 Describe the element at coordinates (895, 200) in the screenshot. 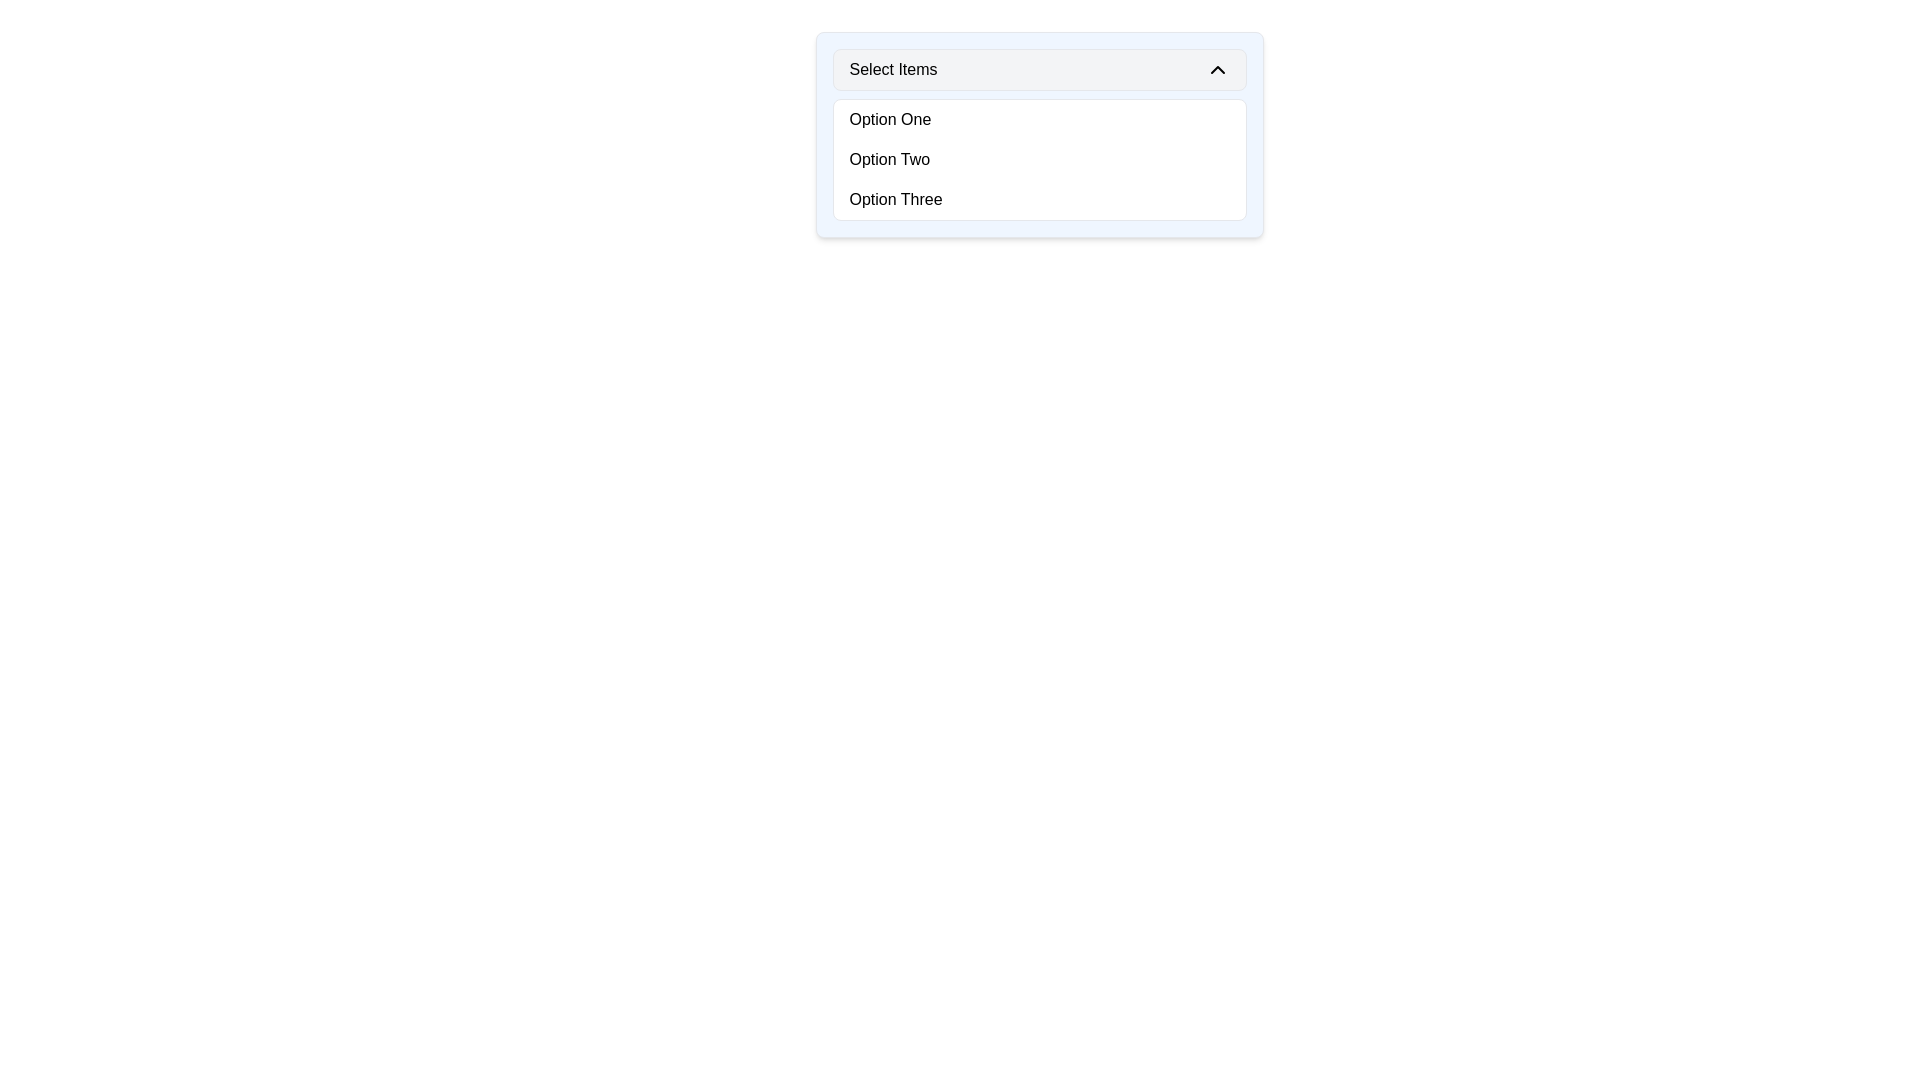

I see `the third option in the dropdown menu that is selectable and may trigger an action` at that location.